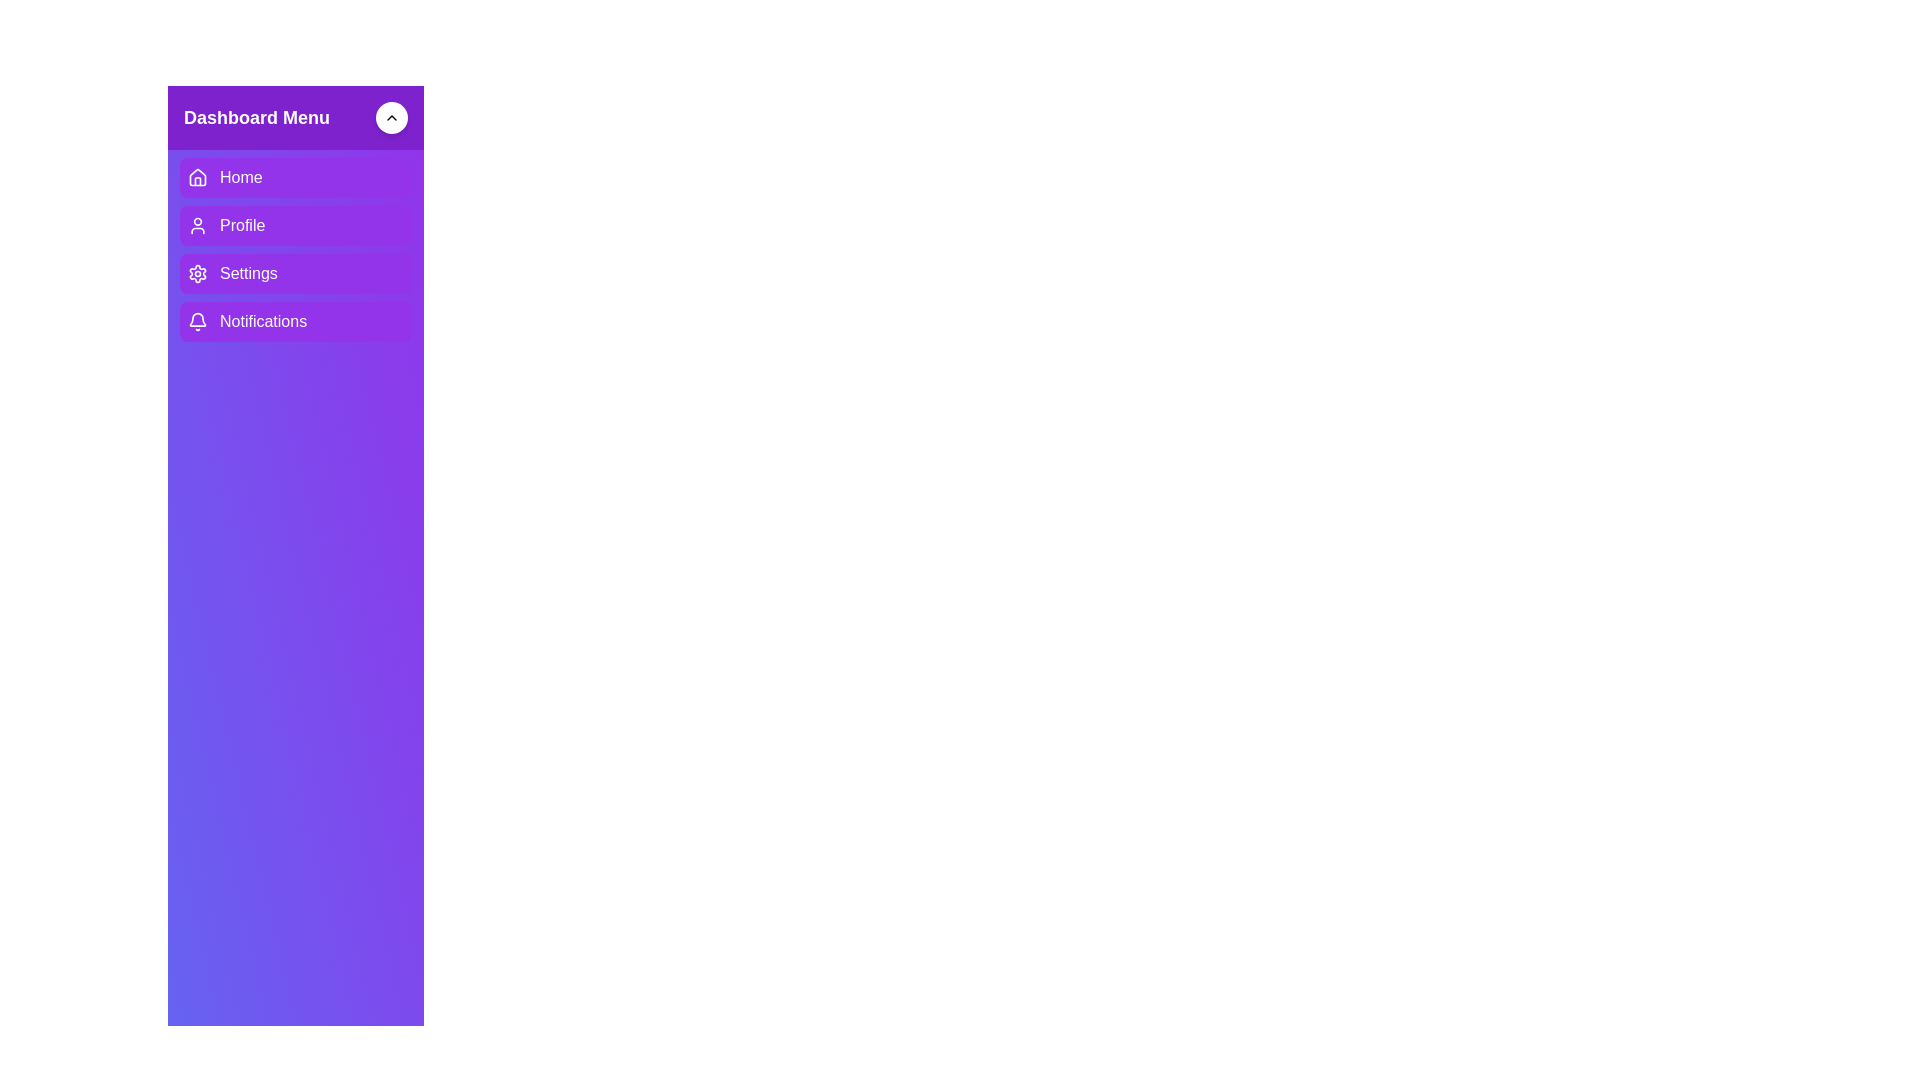 The height and width of the screenshot is (1080, 1920). Describe the element at coordinates (392, 118) in the screenshot. I see `the circular button with a white background and black chevron-up icon located in the top-right corner of the purple header bar labeled 'Dashboard Menu'` at that location.